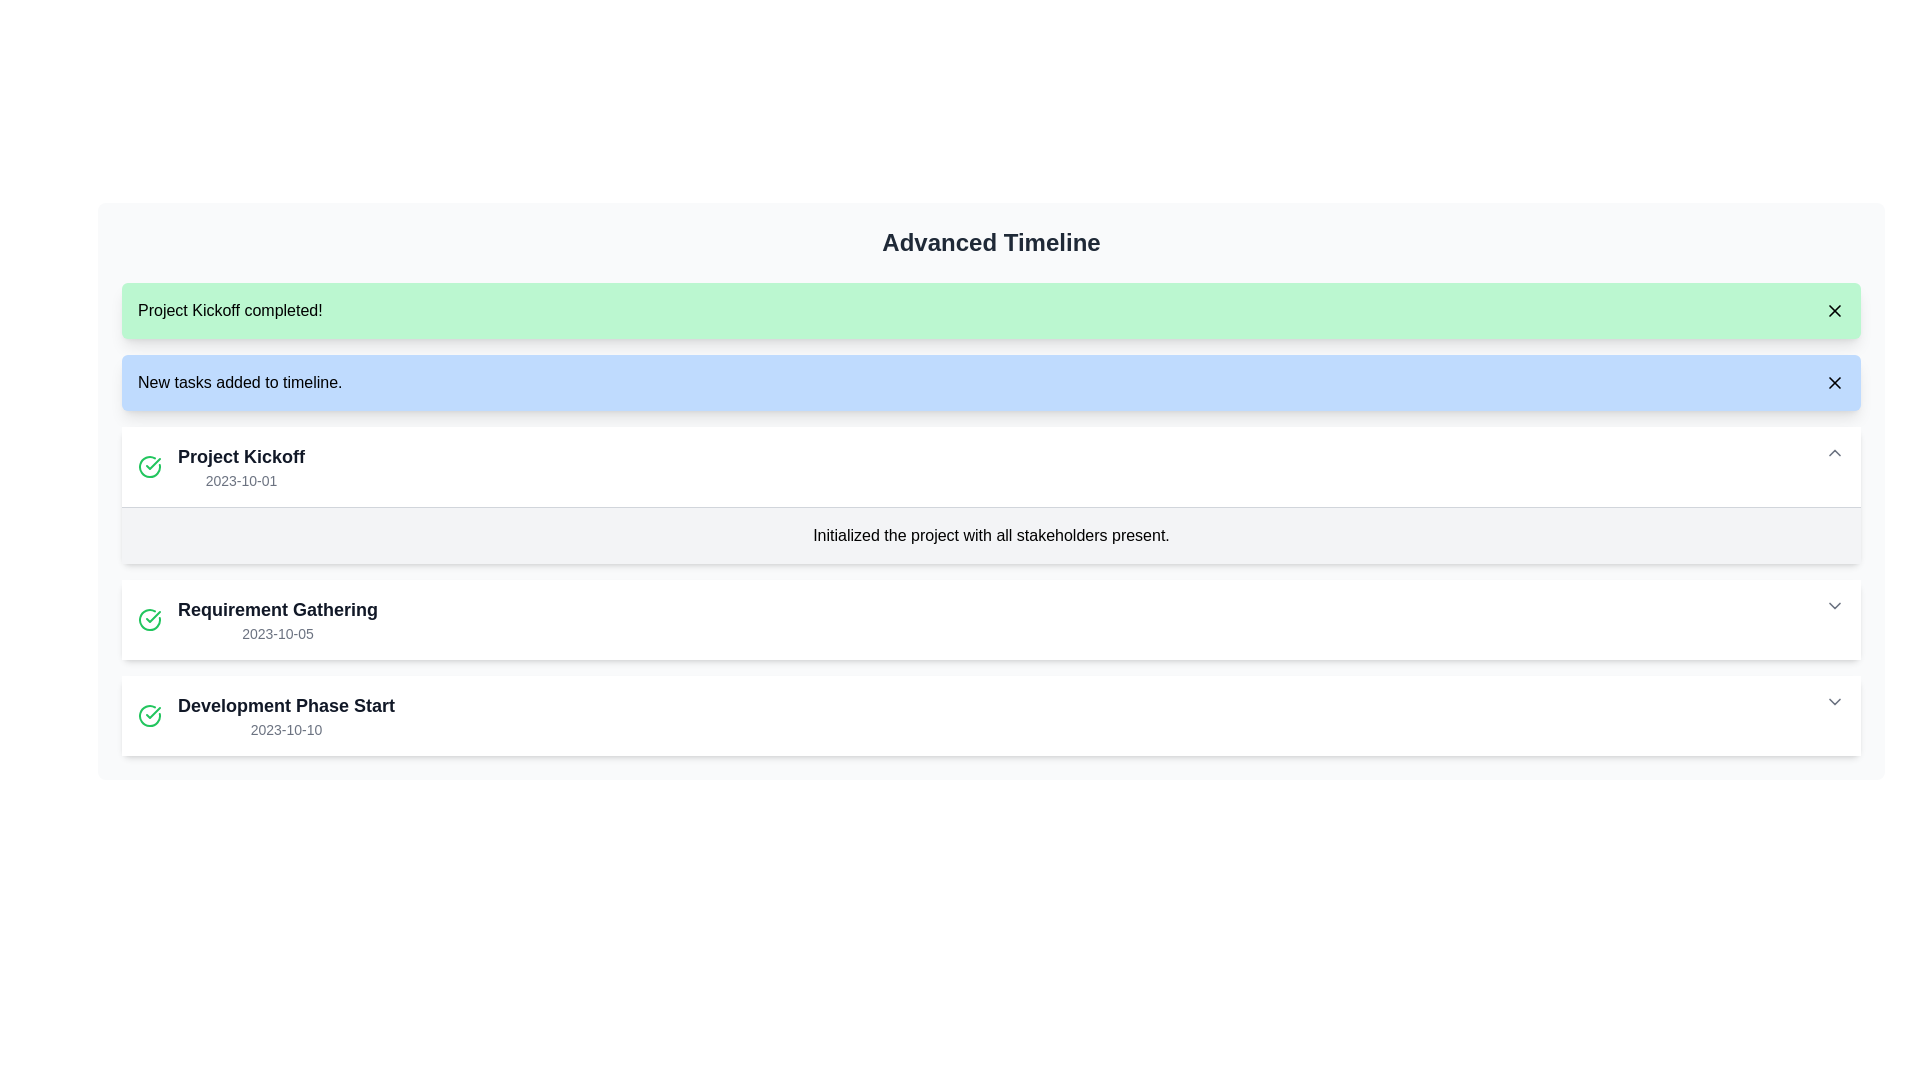 The width and height of the screenshot is (1920, 1080). What do you see at coordinates (240, 456) in the screenshot?
I see `the text element displaying 'Project Kickoff', which is styled prominently as a heading in a bold, larger font near the top of a task card` at bounding box center [240, 456].